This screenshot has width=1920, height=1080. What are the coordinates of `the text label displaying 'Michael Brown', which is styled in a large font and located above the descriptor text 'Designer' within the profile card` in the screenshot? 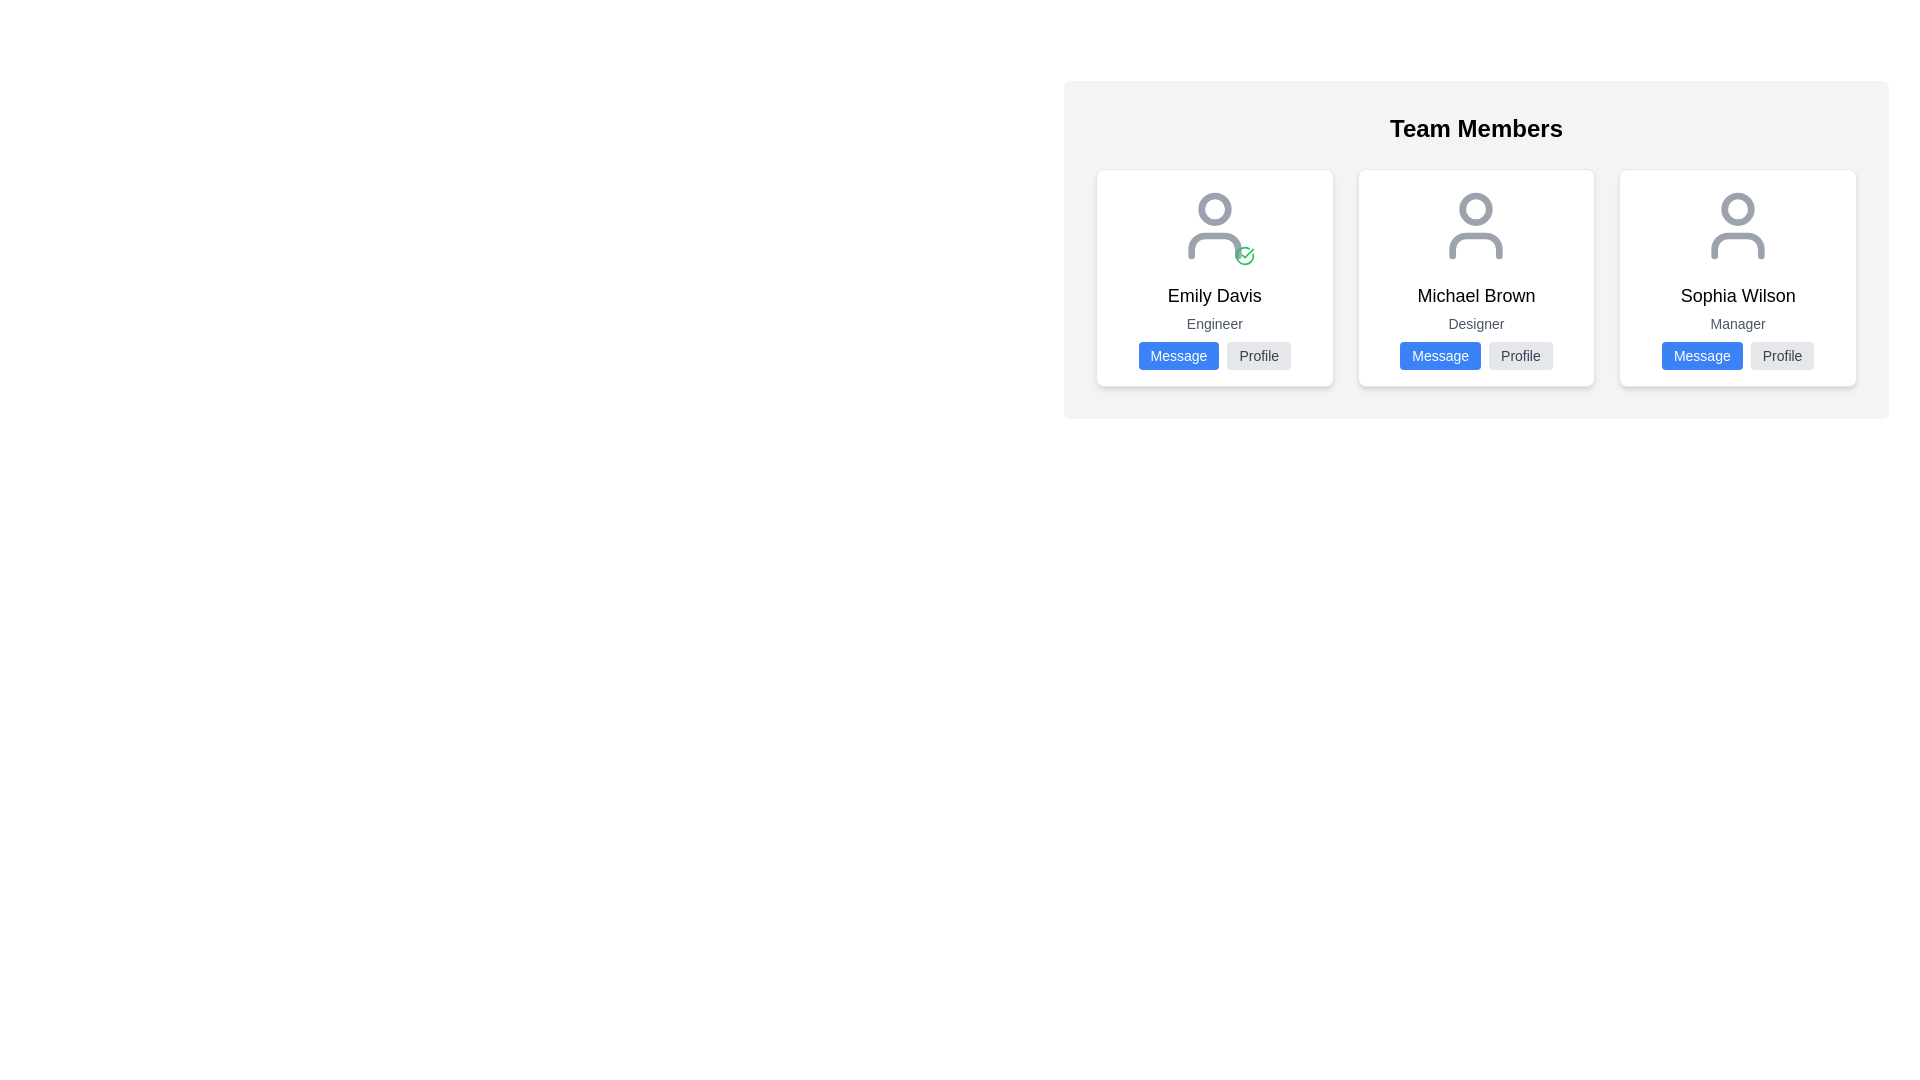 It's located at (1476, 296).